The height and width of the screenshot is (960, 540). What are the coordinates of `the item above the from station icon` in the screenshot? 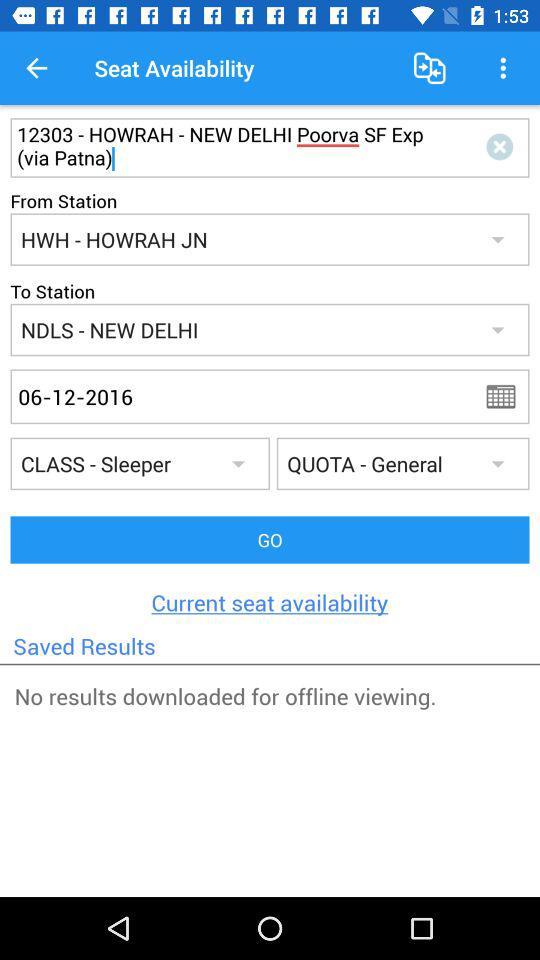 It's located at (232, 146).